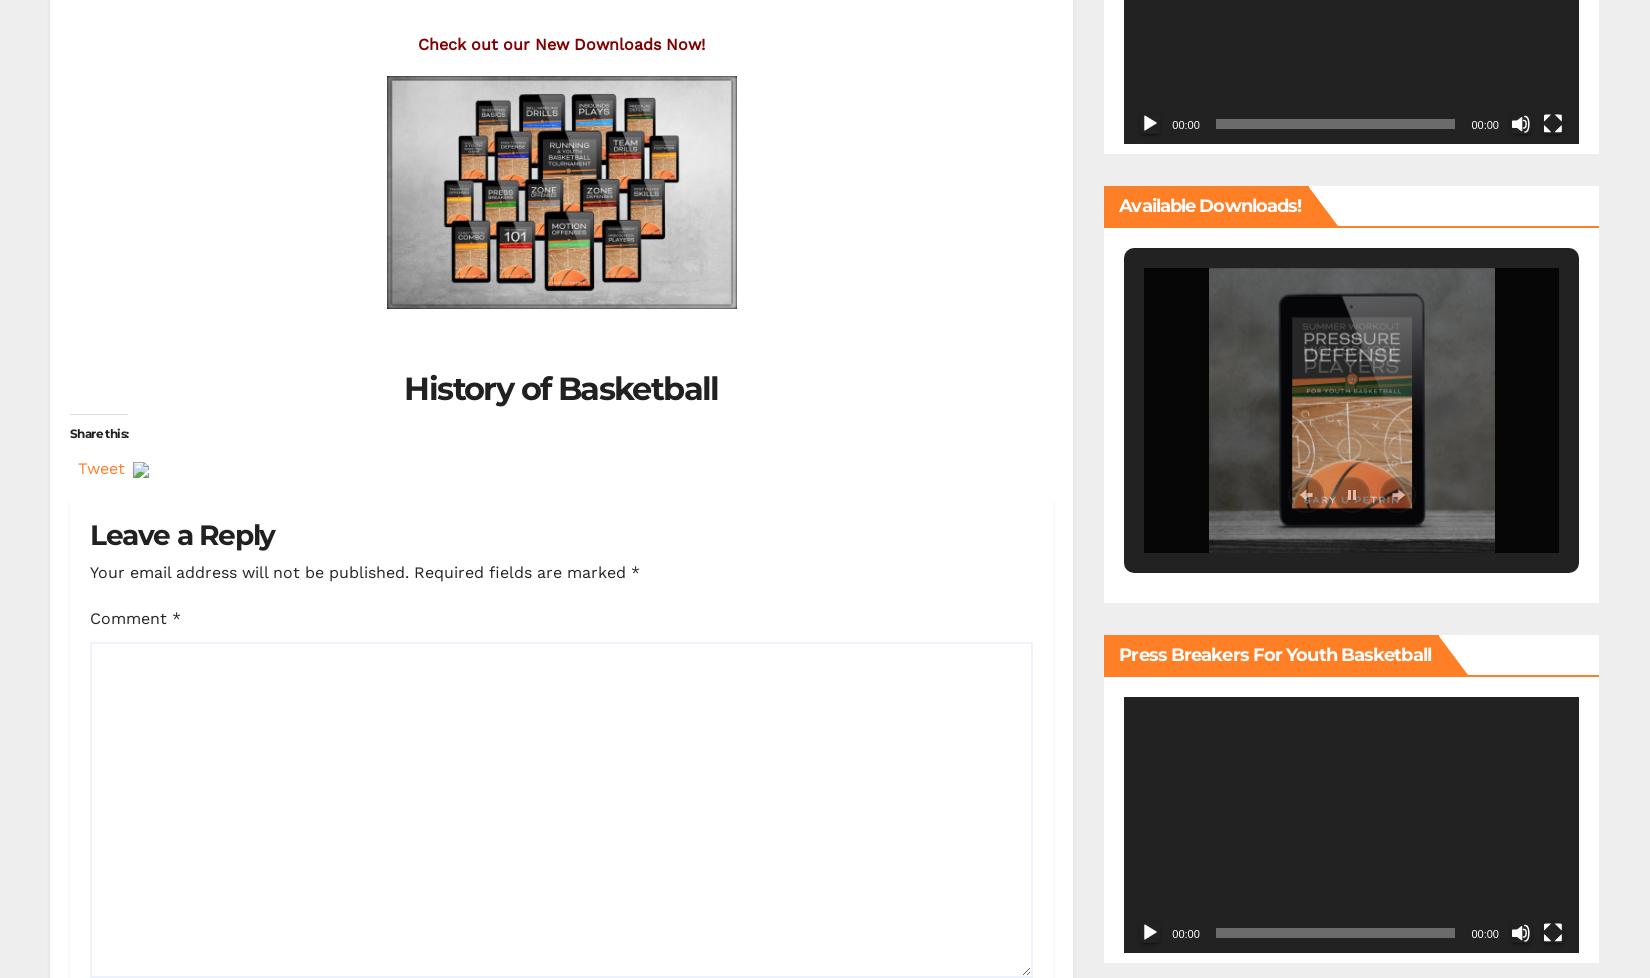 This screenshot has height=978, width=1650. What do you see at coordinates (1273, 654) in the screenshot?
I see `'Press Breakers for Youth Basketball'` at bounding box center [1273, 654].